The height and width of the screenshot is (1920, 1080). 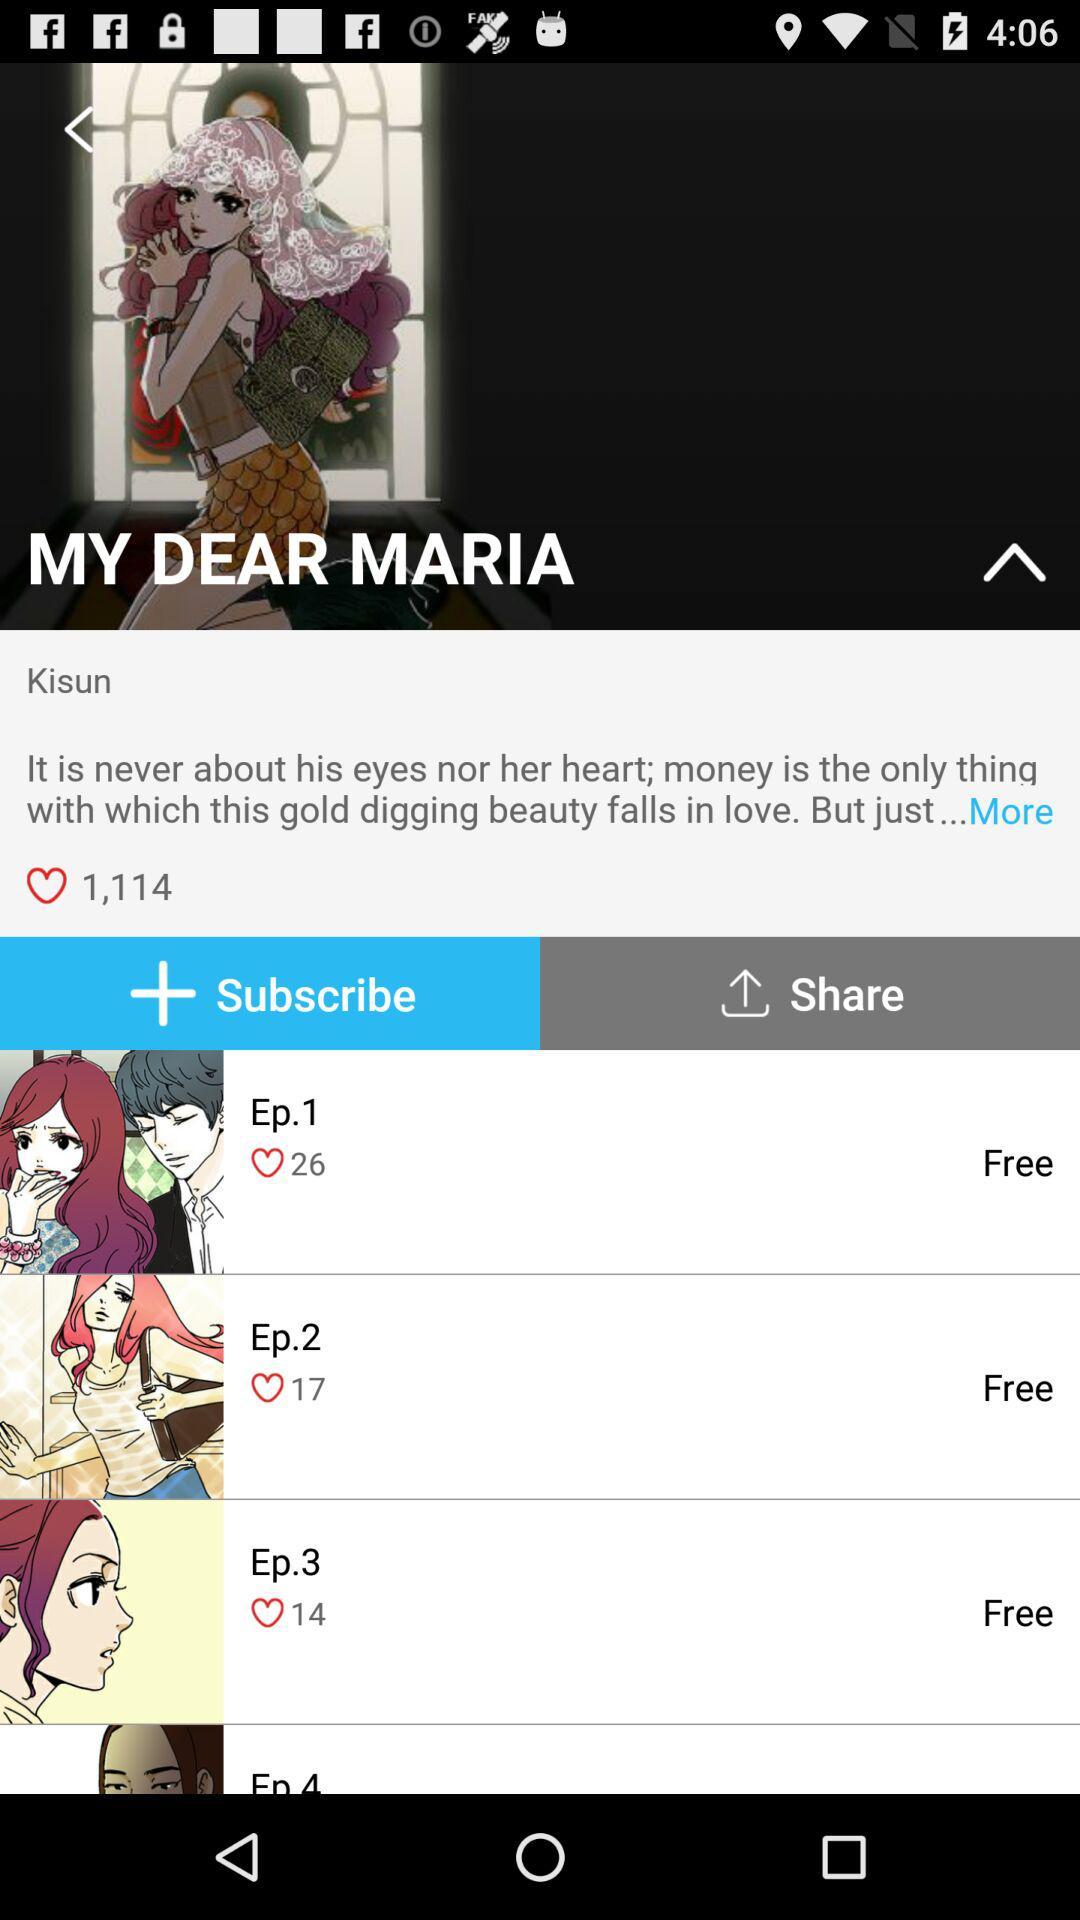 I want to click on the arrow_backward icon, so click(x=77, y=136).